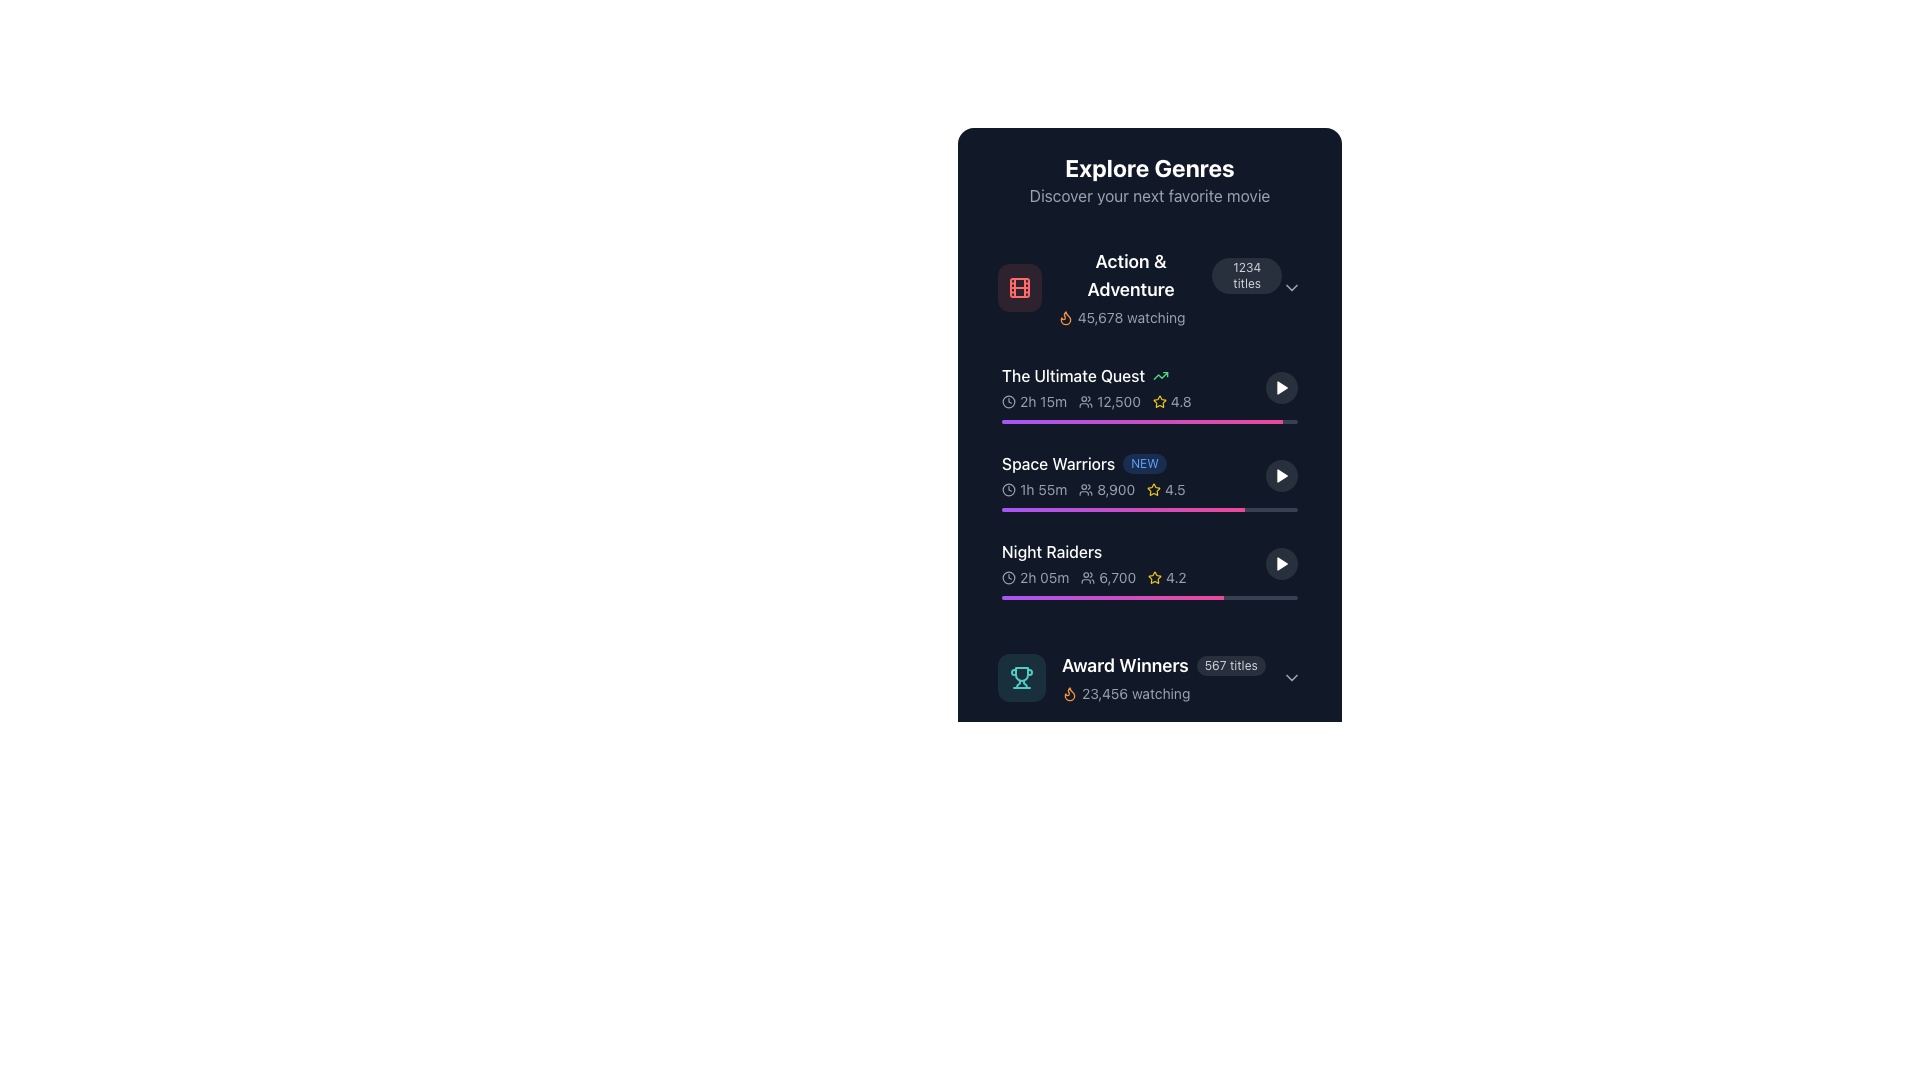 This screenshot has height=1080, width=1920. I want to click on the visual progress bar indicator for the 'Night Raiders' section, which fills approximately three-quarters of the horizontal space, so click(1112, 596).